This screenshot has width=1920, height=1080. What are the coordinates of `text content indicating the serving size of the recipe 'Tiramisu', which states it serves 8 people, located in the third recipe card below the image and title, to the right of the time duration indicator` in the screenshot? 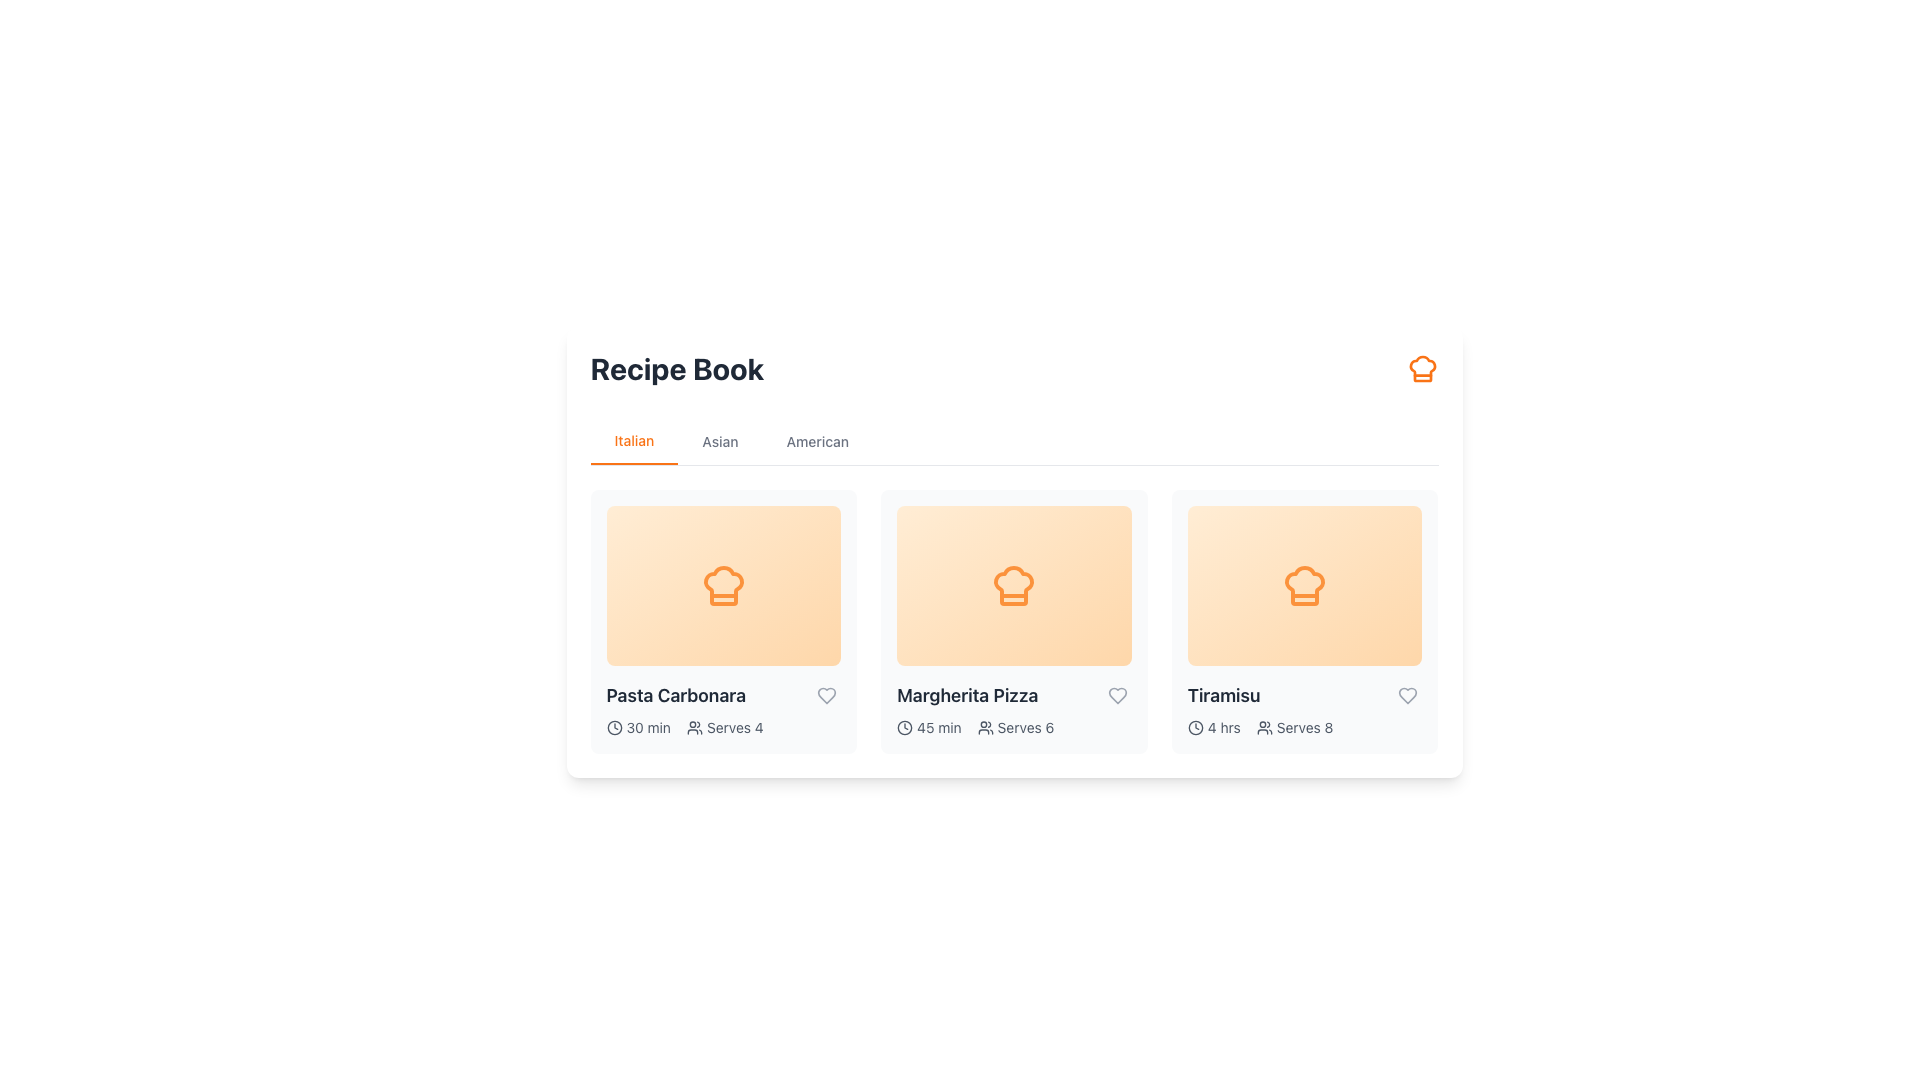 It's located at (1295, 728).